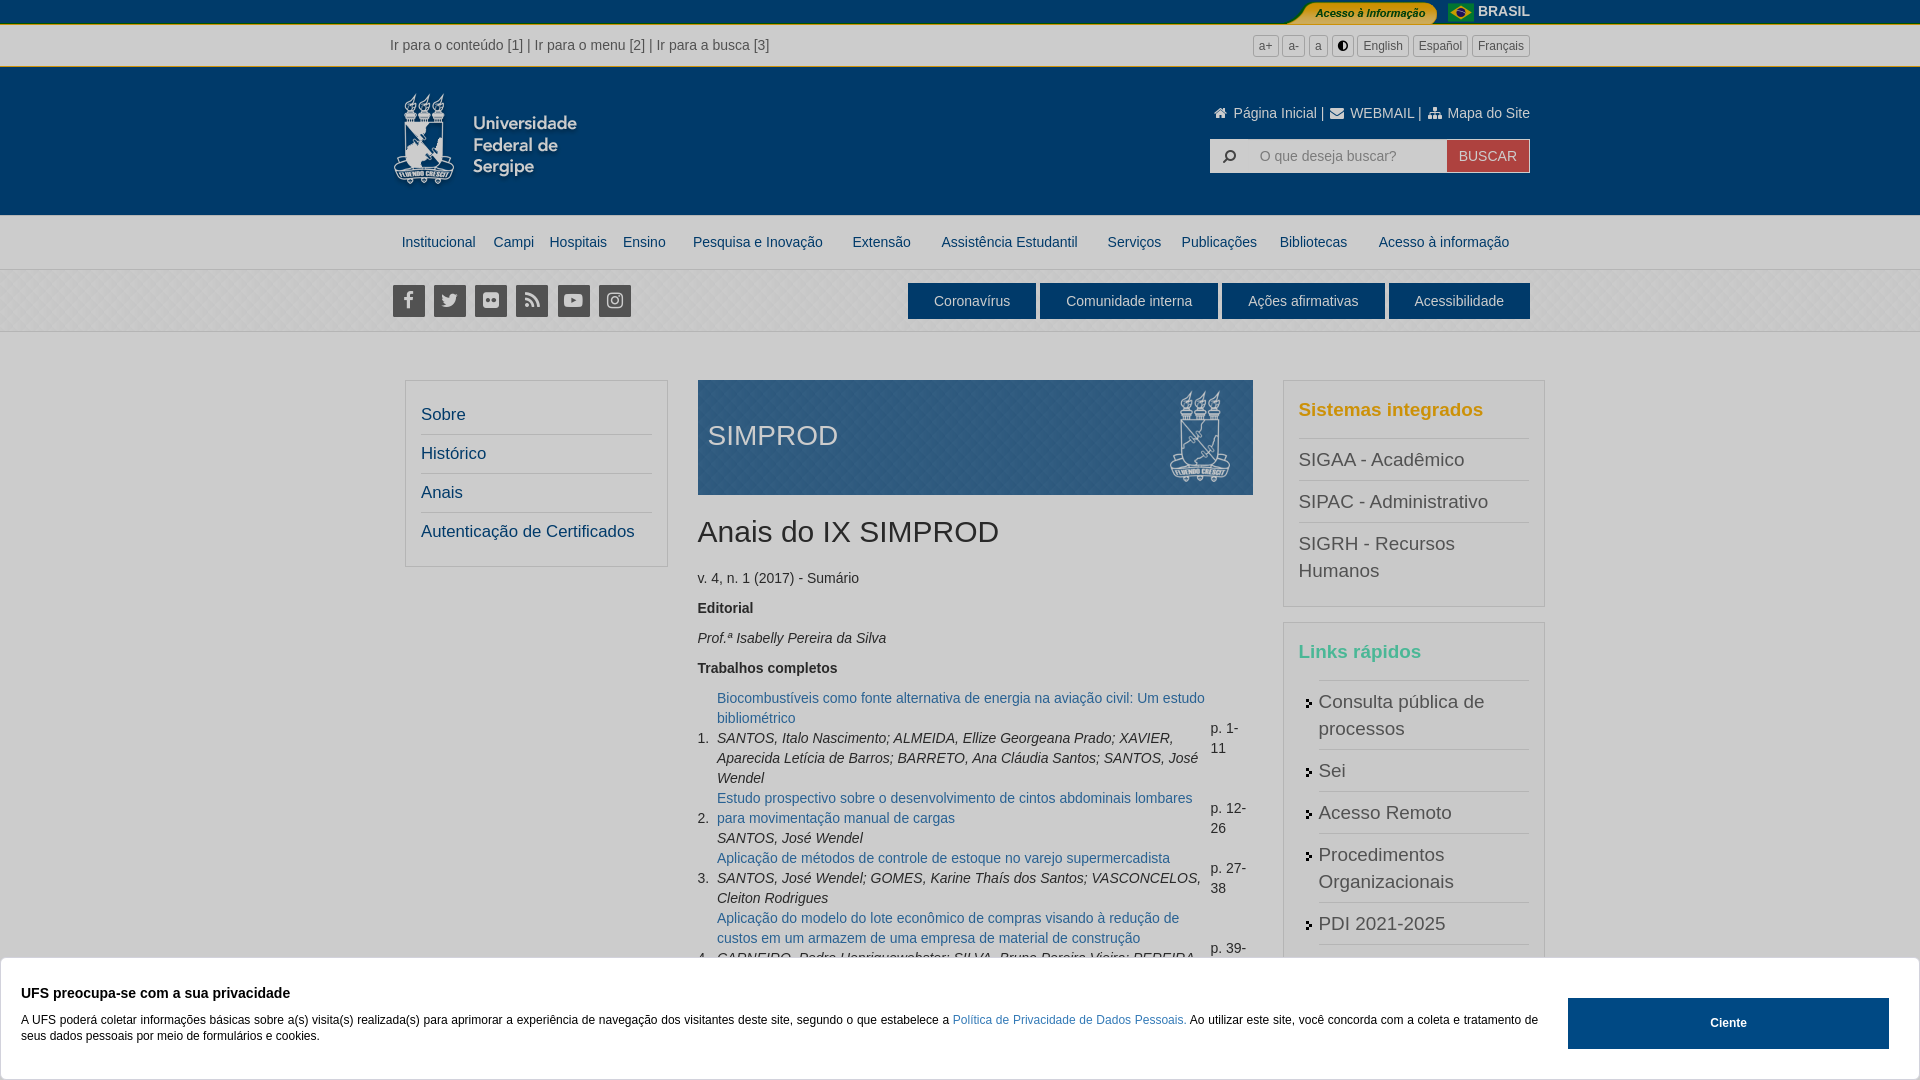 This screenshot has width=1920, height=1080. What do you see at coordinates (1488, 154) in the screenshot?
I see `'BUSCAR'` at bounding box center [1488, 154].